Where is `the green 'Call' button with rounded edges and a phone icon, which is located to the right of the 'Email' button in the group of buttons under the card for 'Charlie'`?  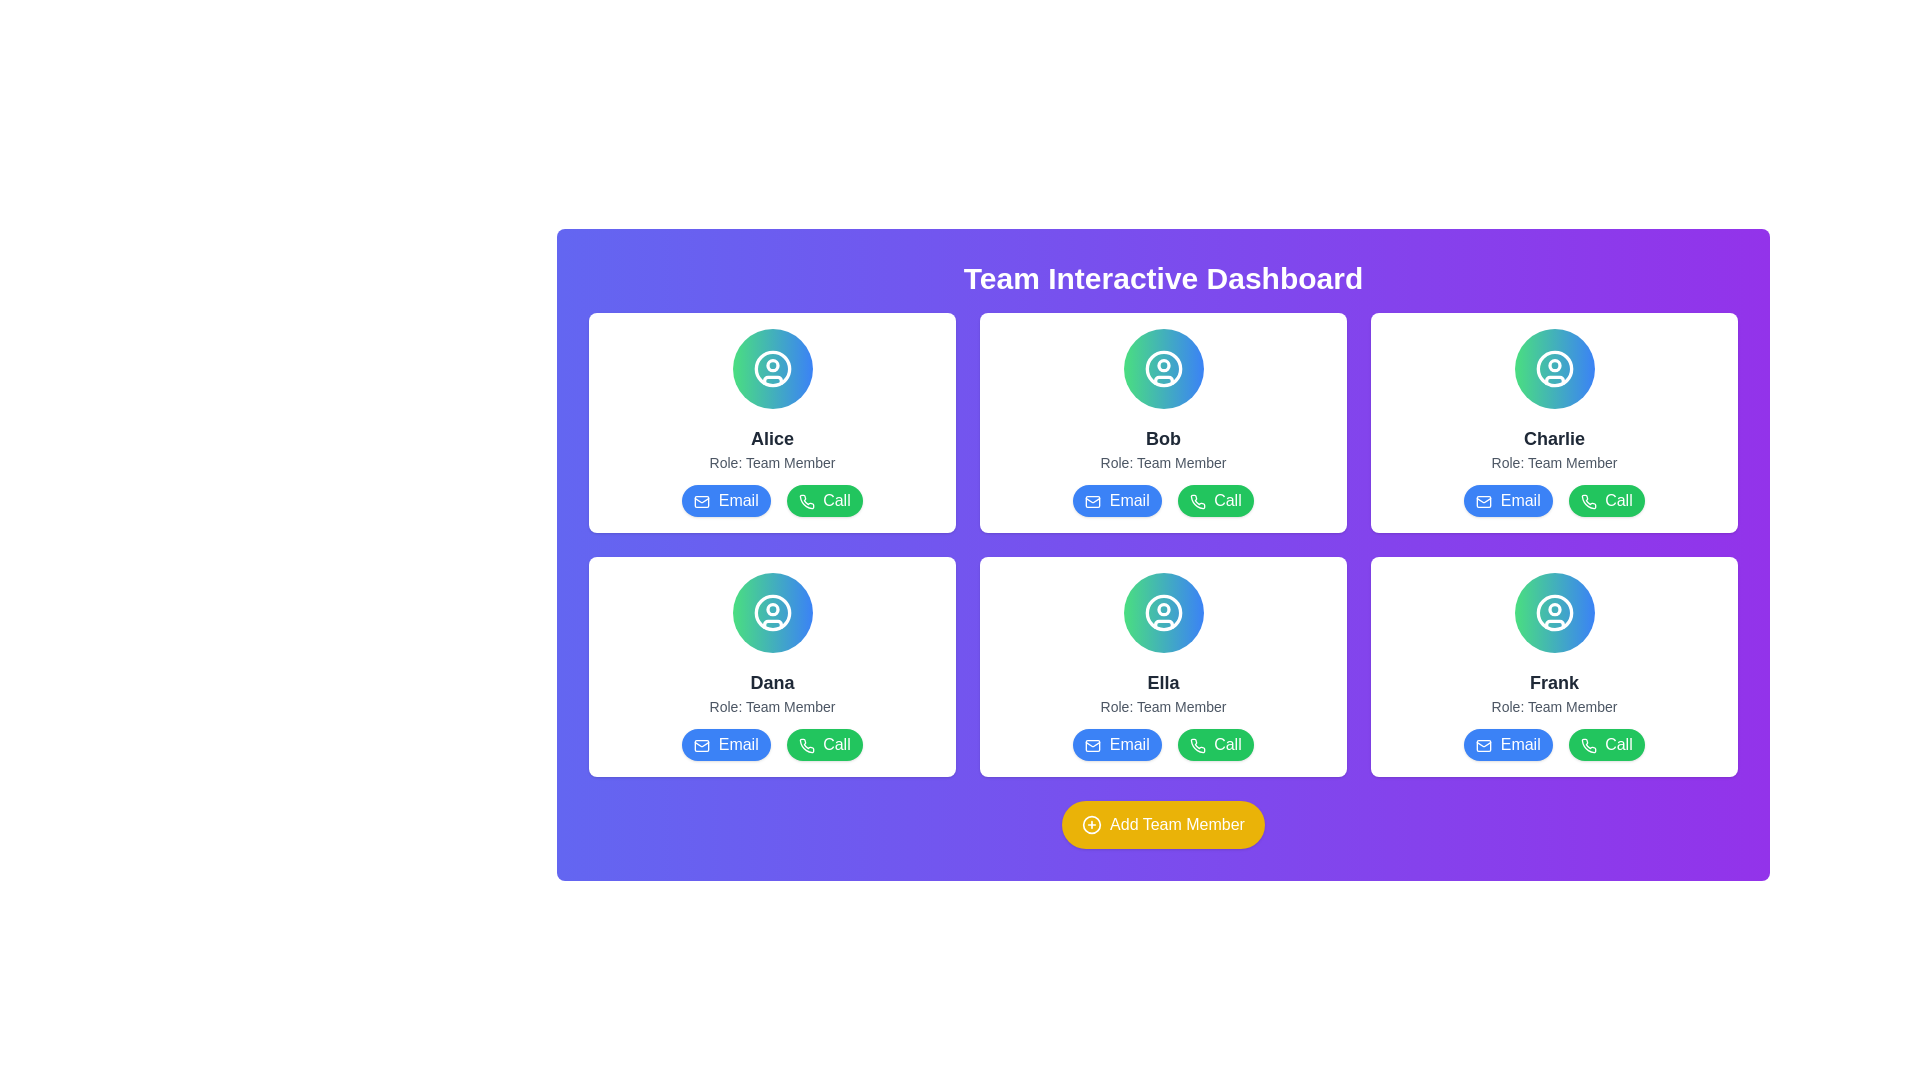 the green 'Call' button with rounded edges and a phone icon, which is located to the right of the 'Email' button in the group of buttons under the card for 'Charlie' is located at coordinates (1606, 500).